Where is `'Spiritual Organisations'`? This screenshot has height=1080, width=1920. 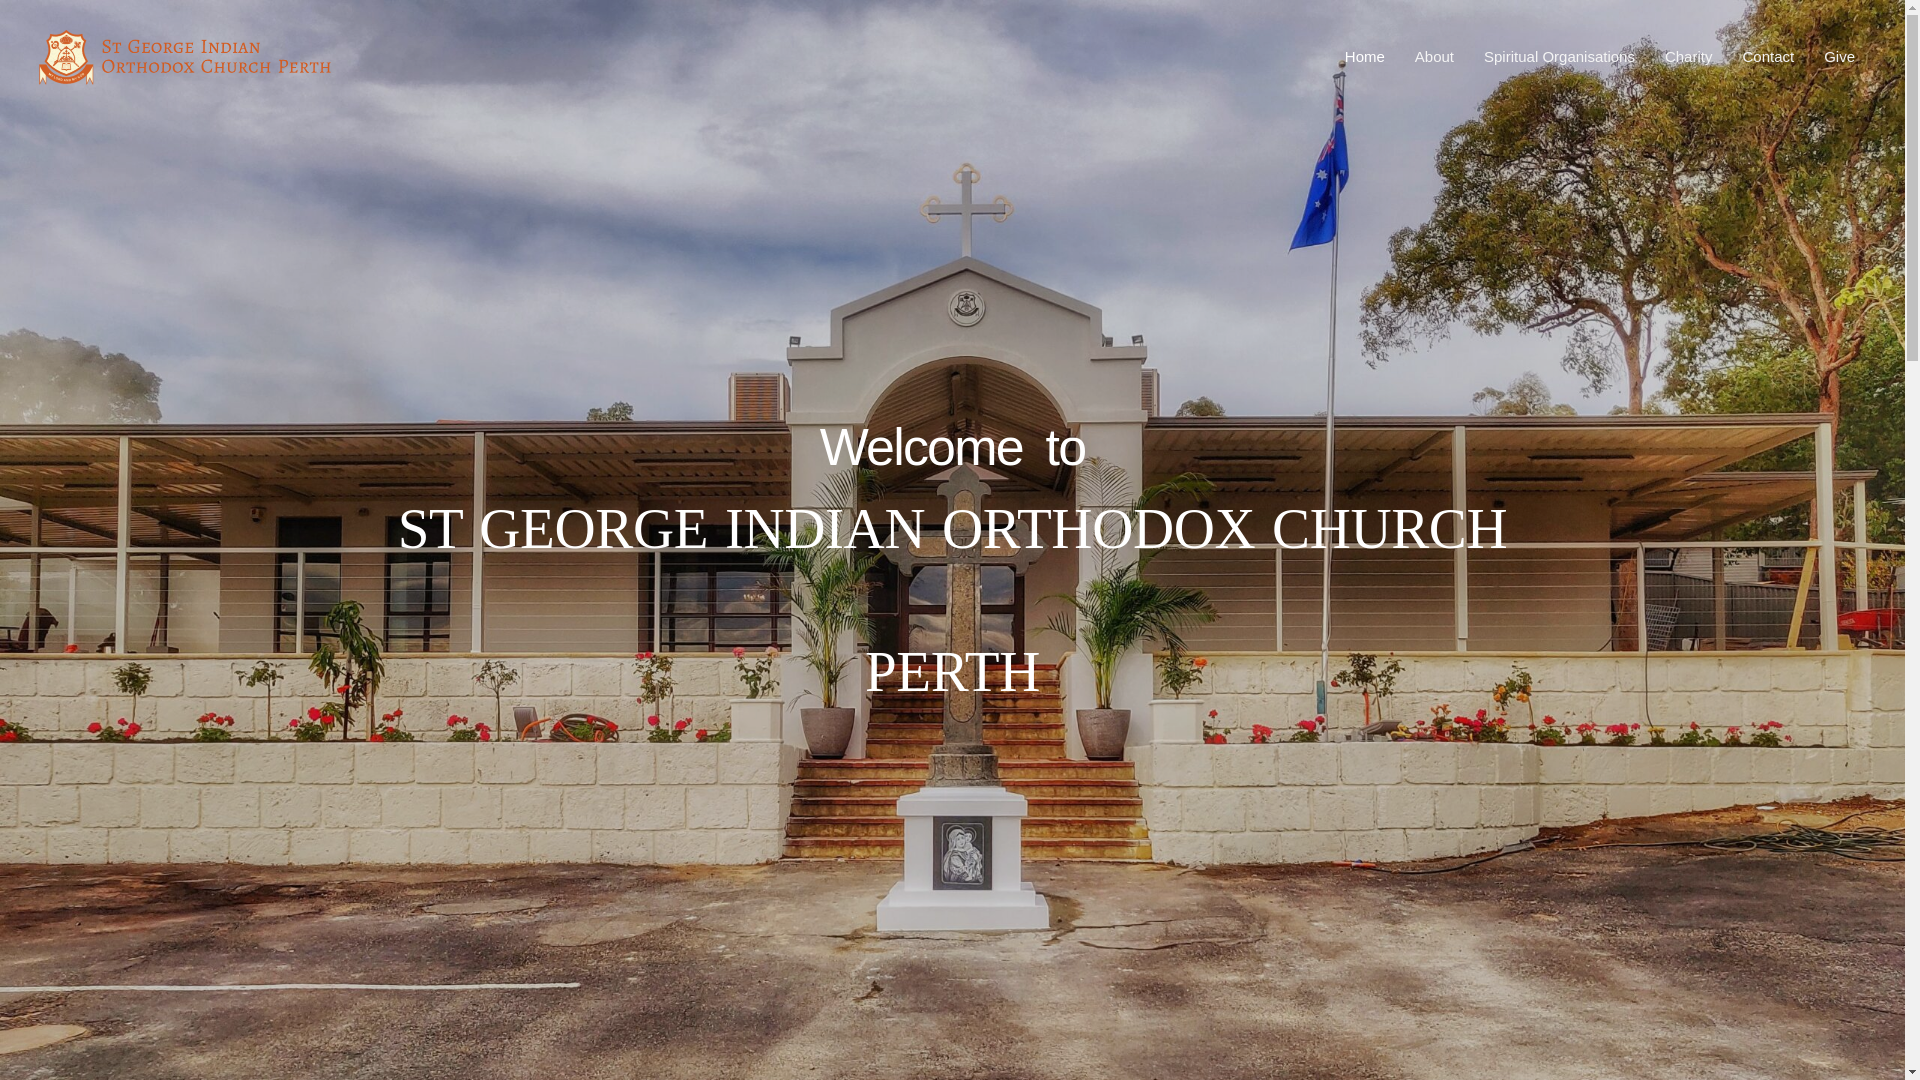
'Spiritual Organisations' is located at coordinates (1558, 56).